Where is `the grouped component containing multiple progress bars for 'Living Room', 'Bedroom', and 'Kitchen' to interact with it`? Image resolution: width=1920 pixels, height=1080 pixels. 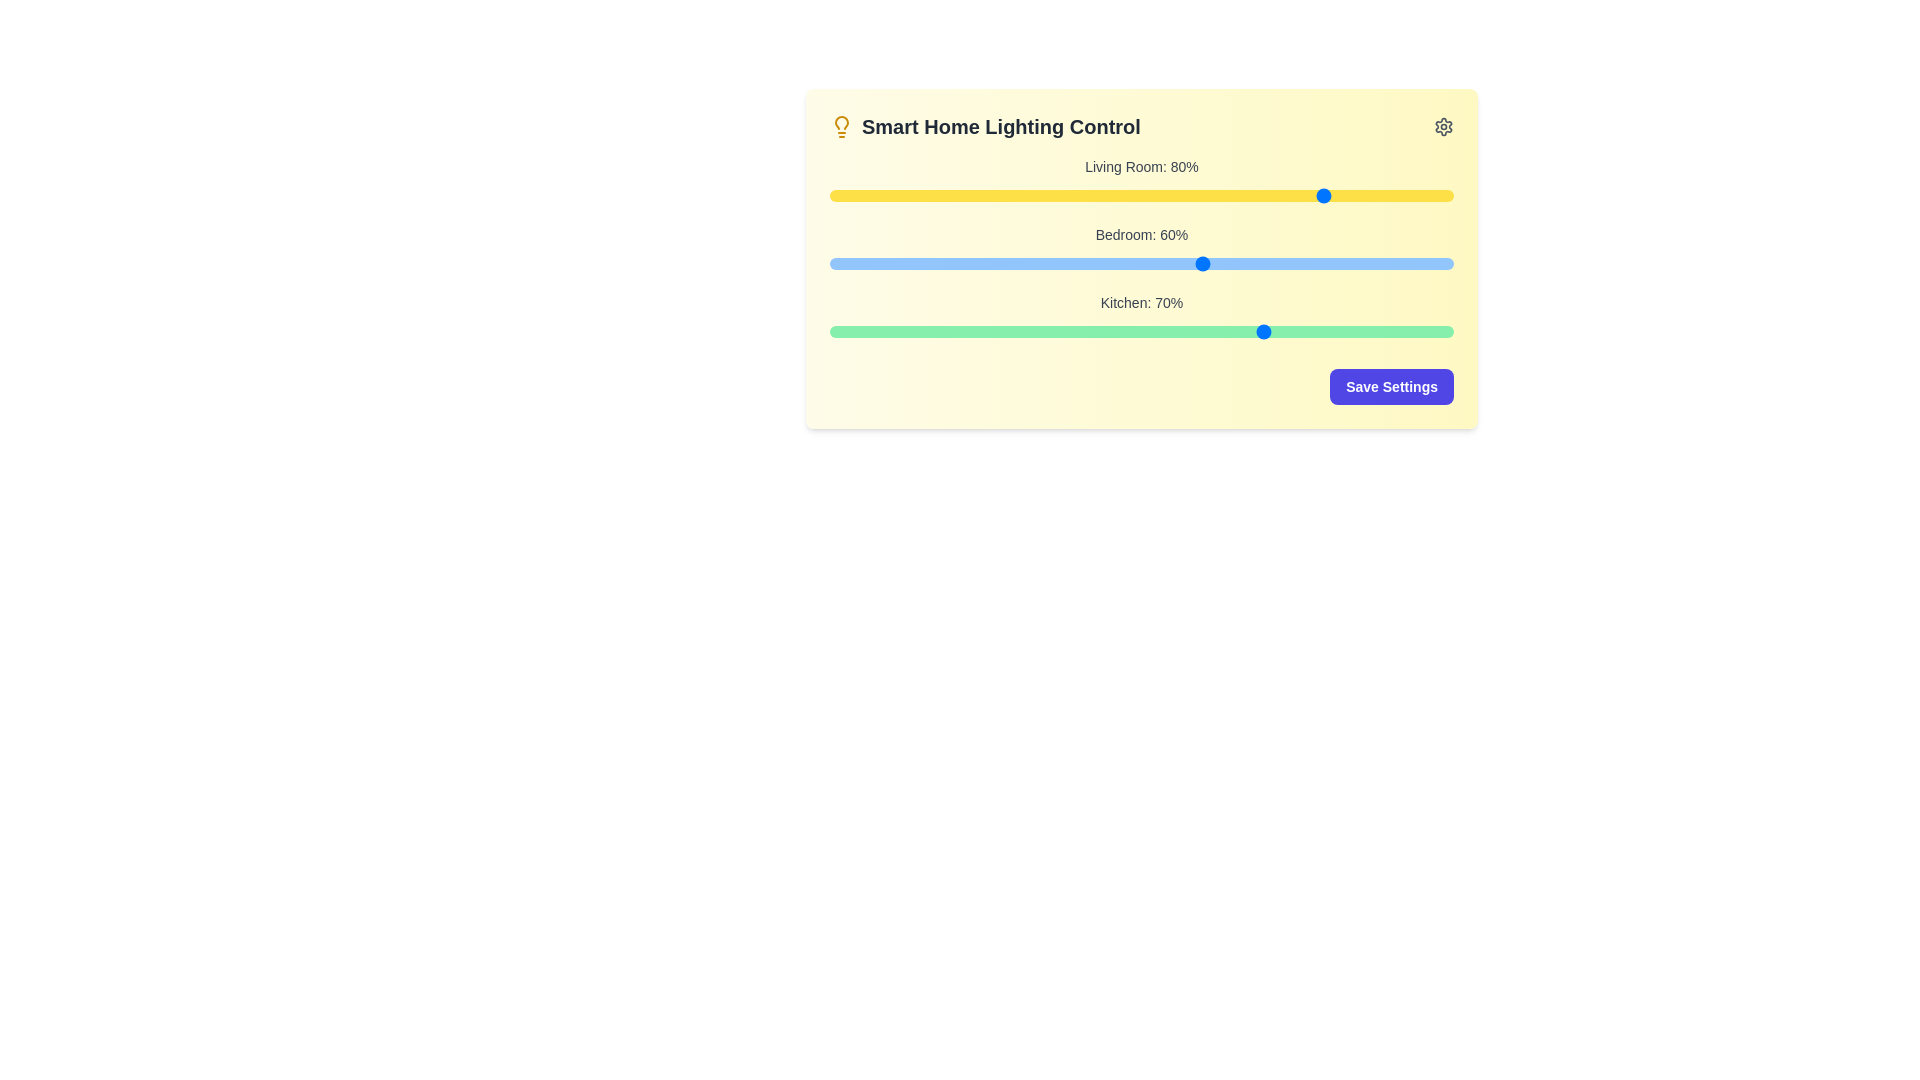 the grouped component containing multiple progress bars for 'Living Room', 'Bedroom', and 'Kitchen' to interact with it is located at coordinates (1142, 249).